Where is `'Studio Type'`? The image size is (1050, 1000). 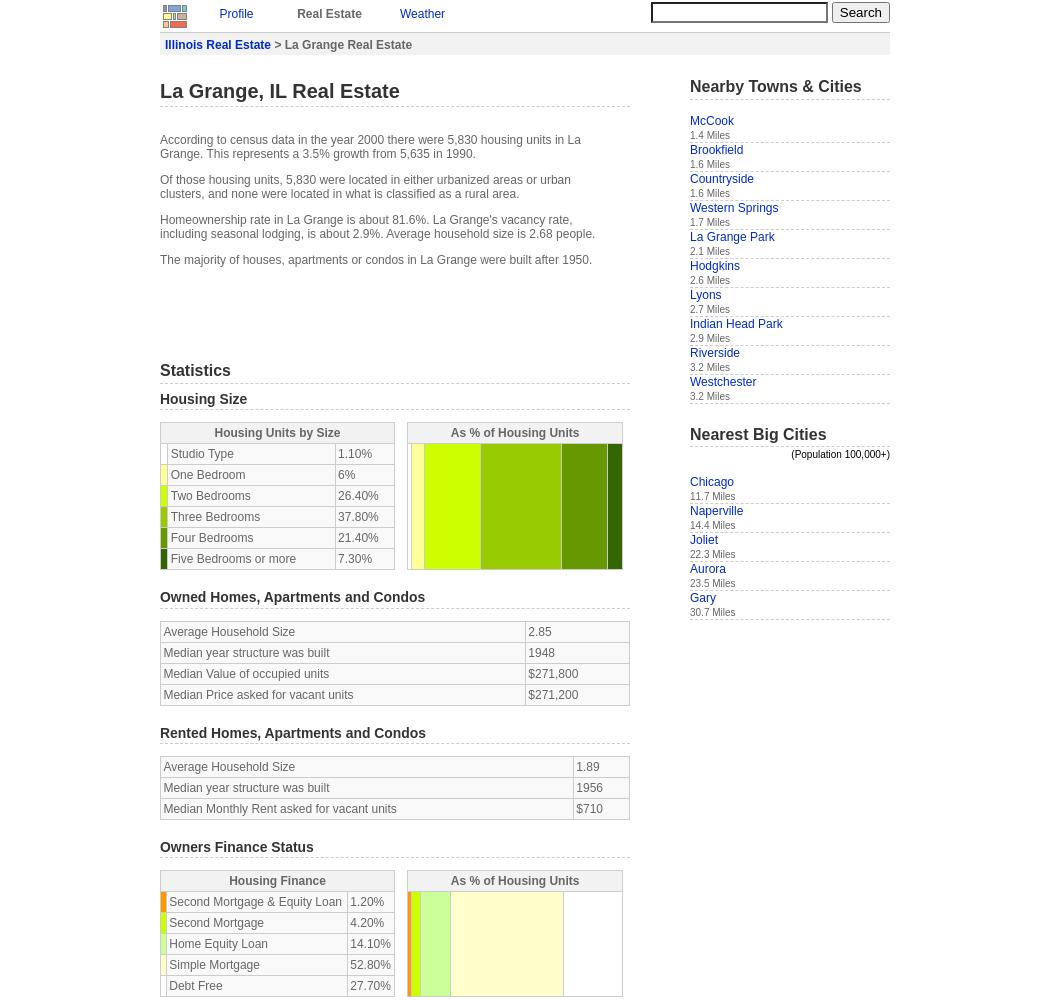
'Studio Type' is located at coordinates (200, 453).